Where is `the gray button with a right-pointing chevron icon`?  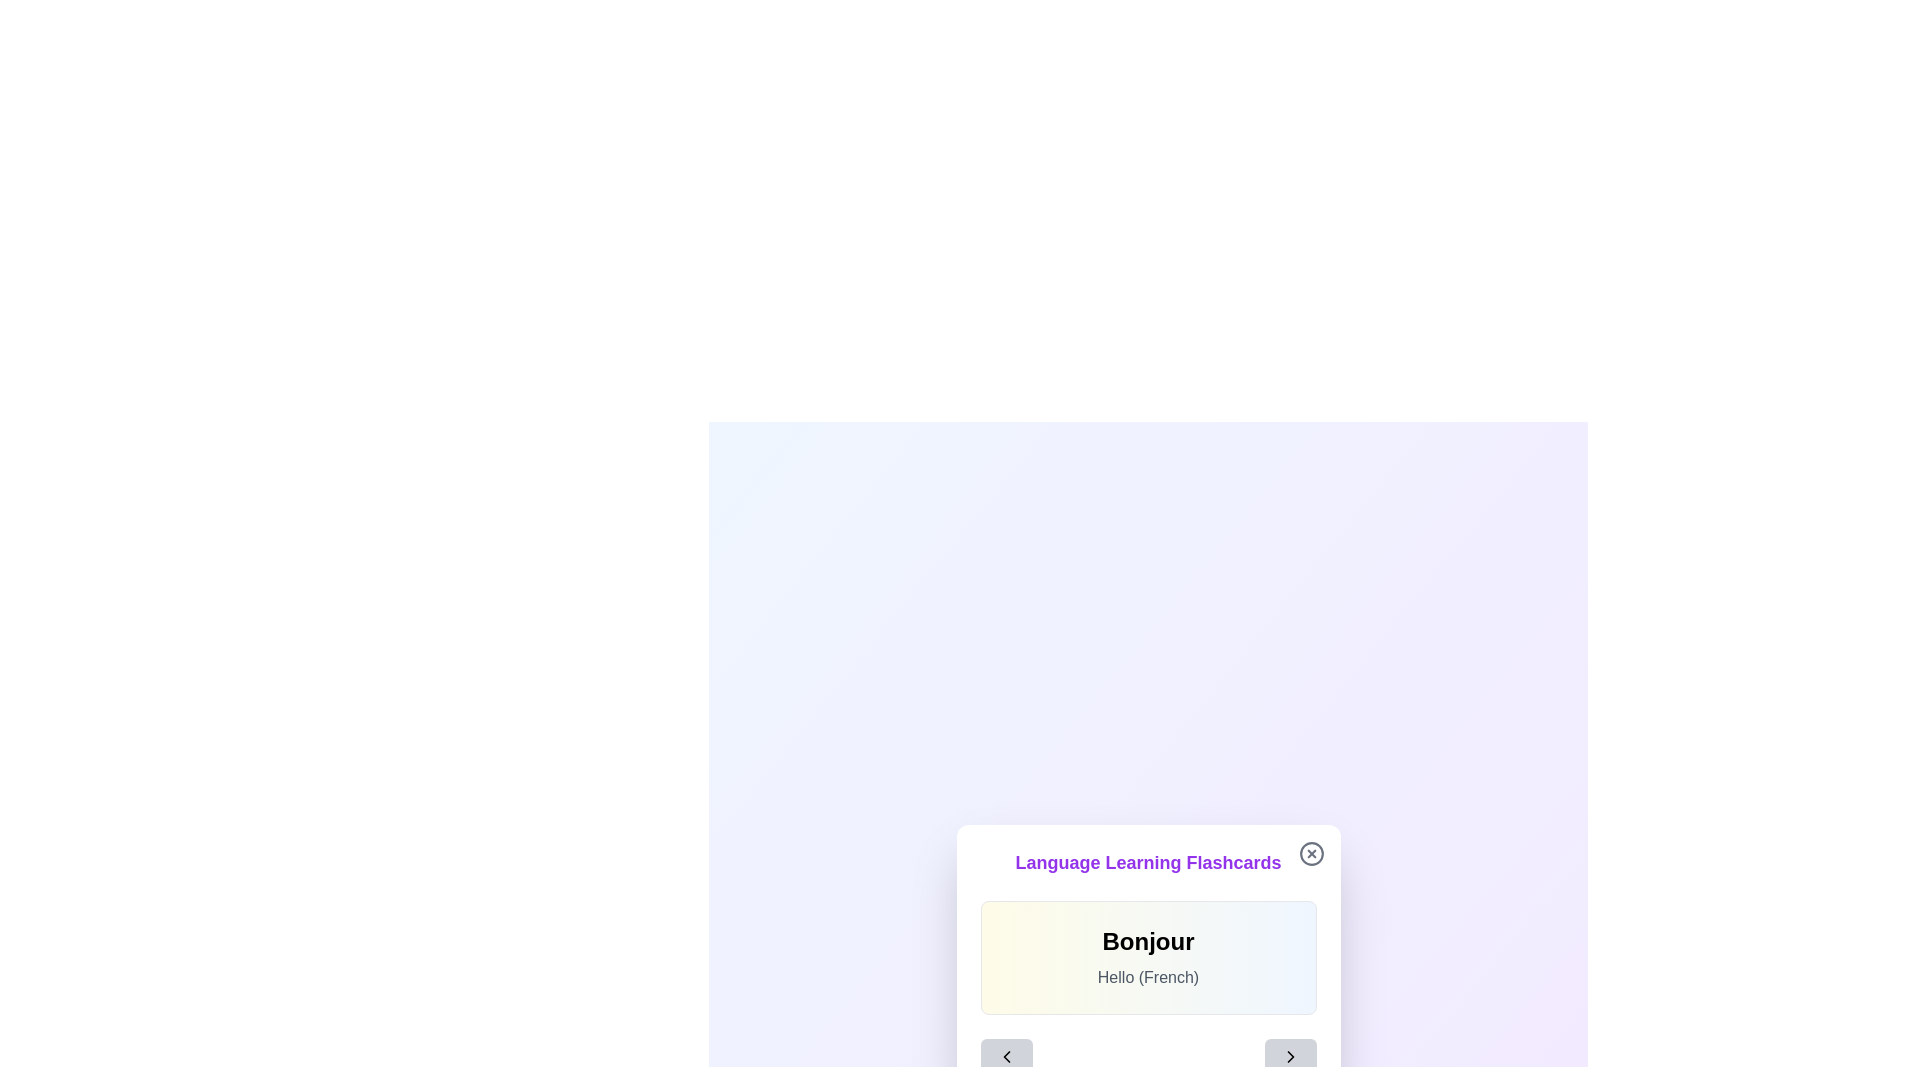 the gray button with a right-pointing chevron icon is located at coordinates (1290, 1055).